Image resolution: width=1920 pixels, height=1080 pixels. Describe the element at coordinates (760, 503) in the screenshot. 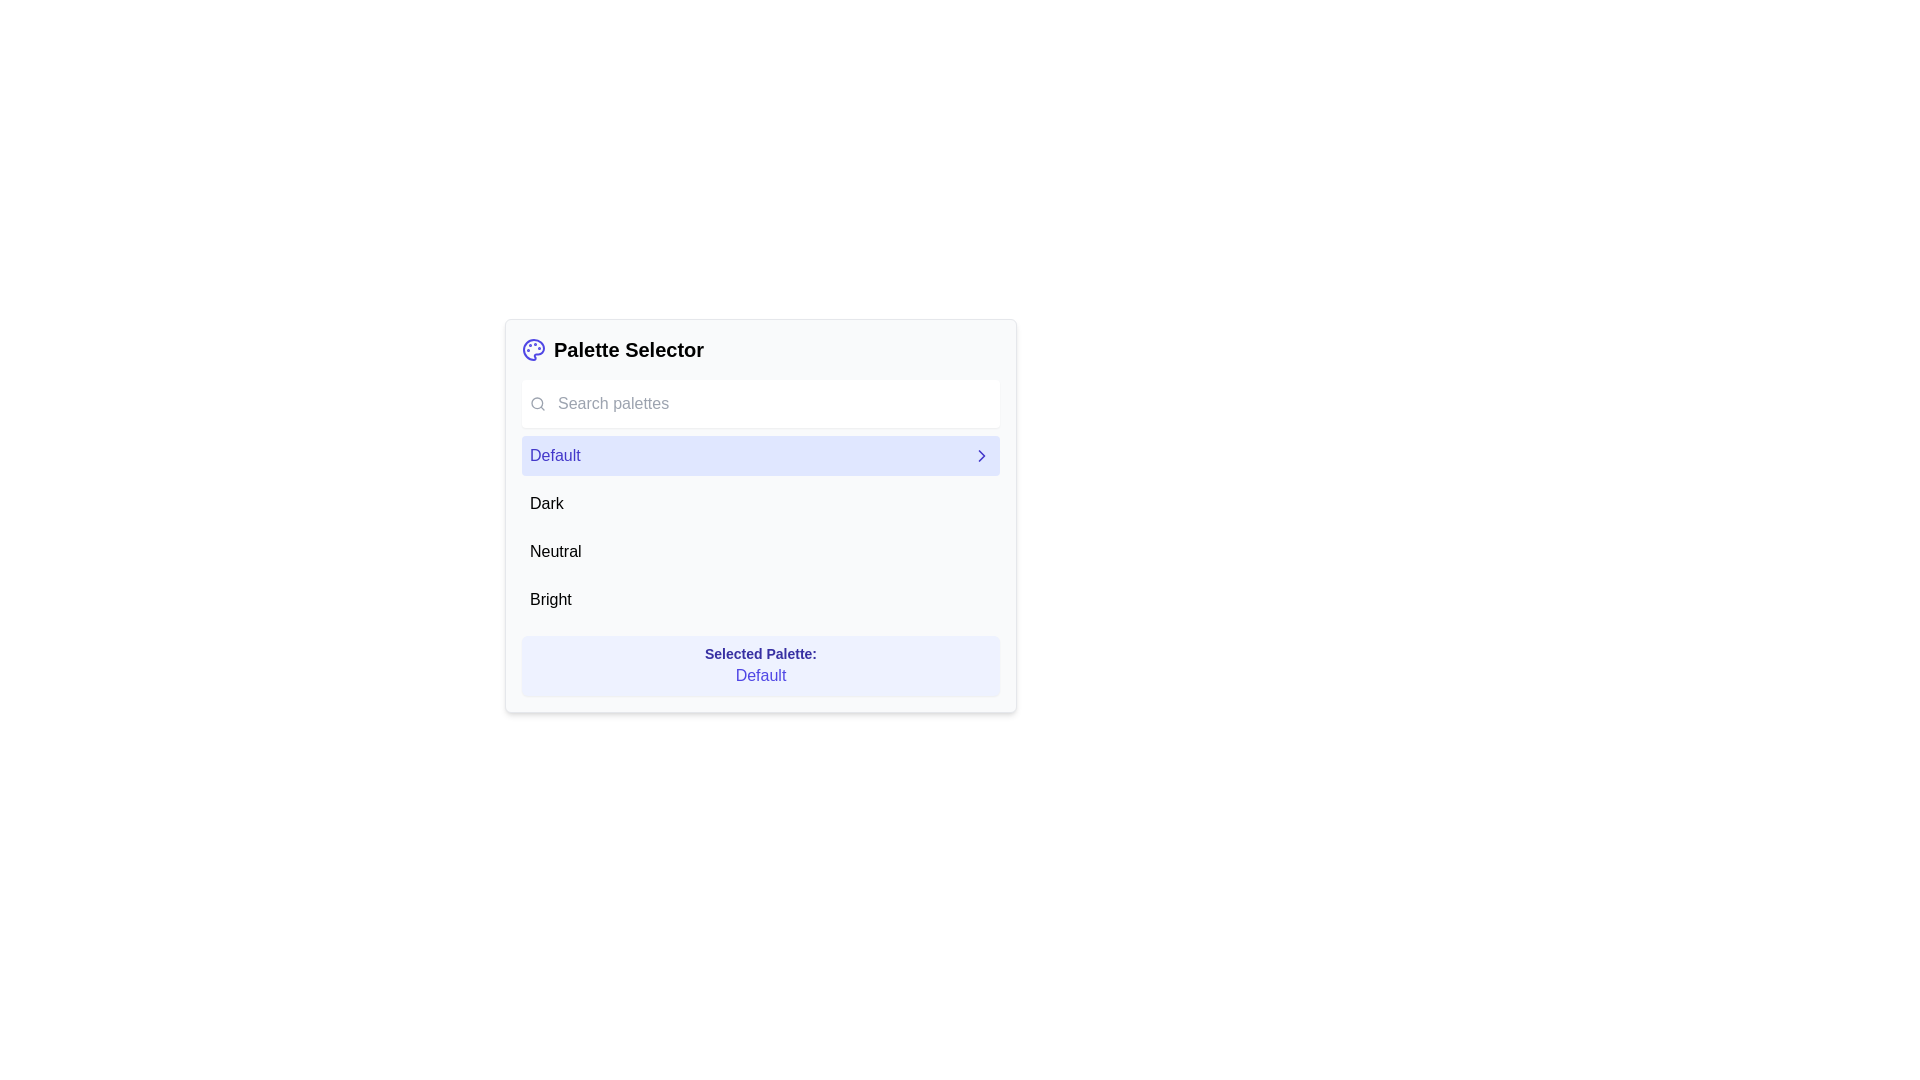

I see `the 'Dark' theme button located below the 'Default' option and above the 'Neutral' option in the 'Palette Selector'` at that location.